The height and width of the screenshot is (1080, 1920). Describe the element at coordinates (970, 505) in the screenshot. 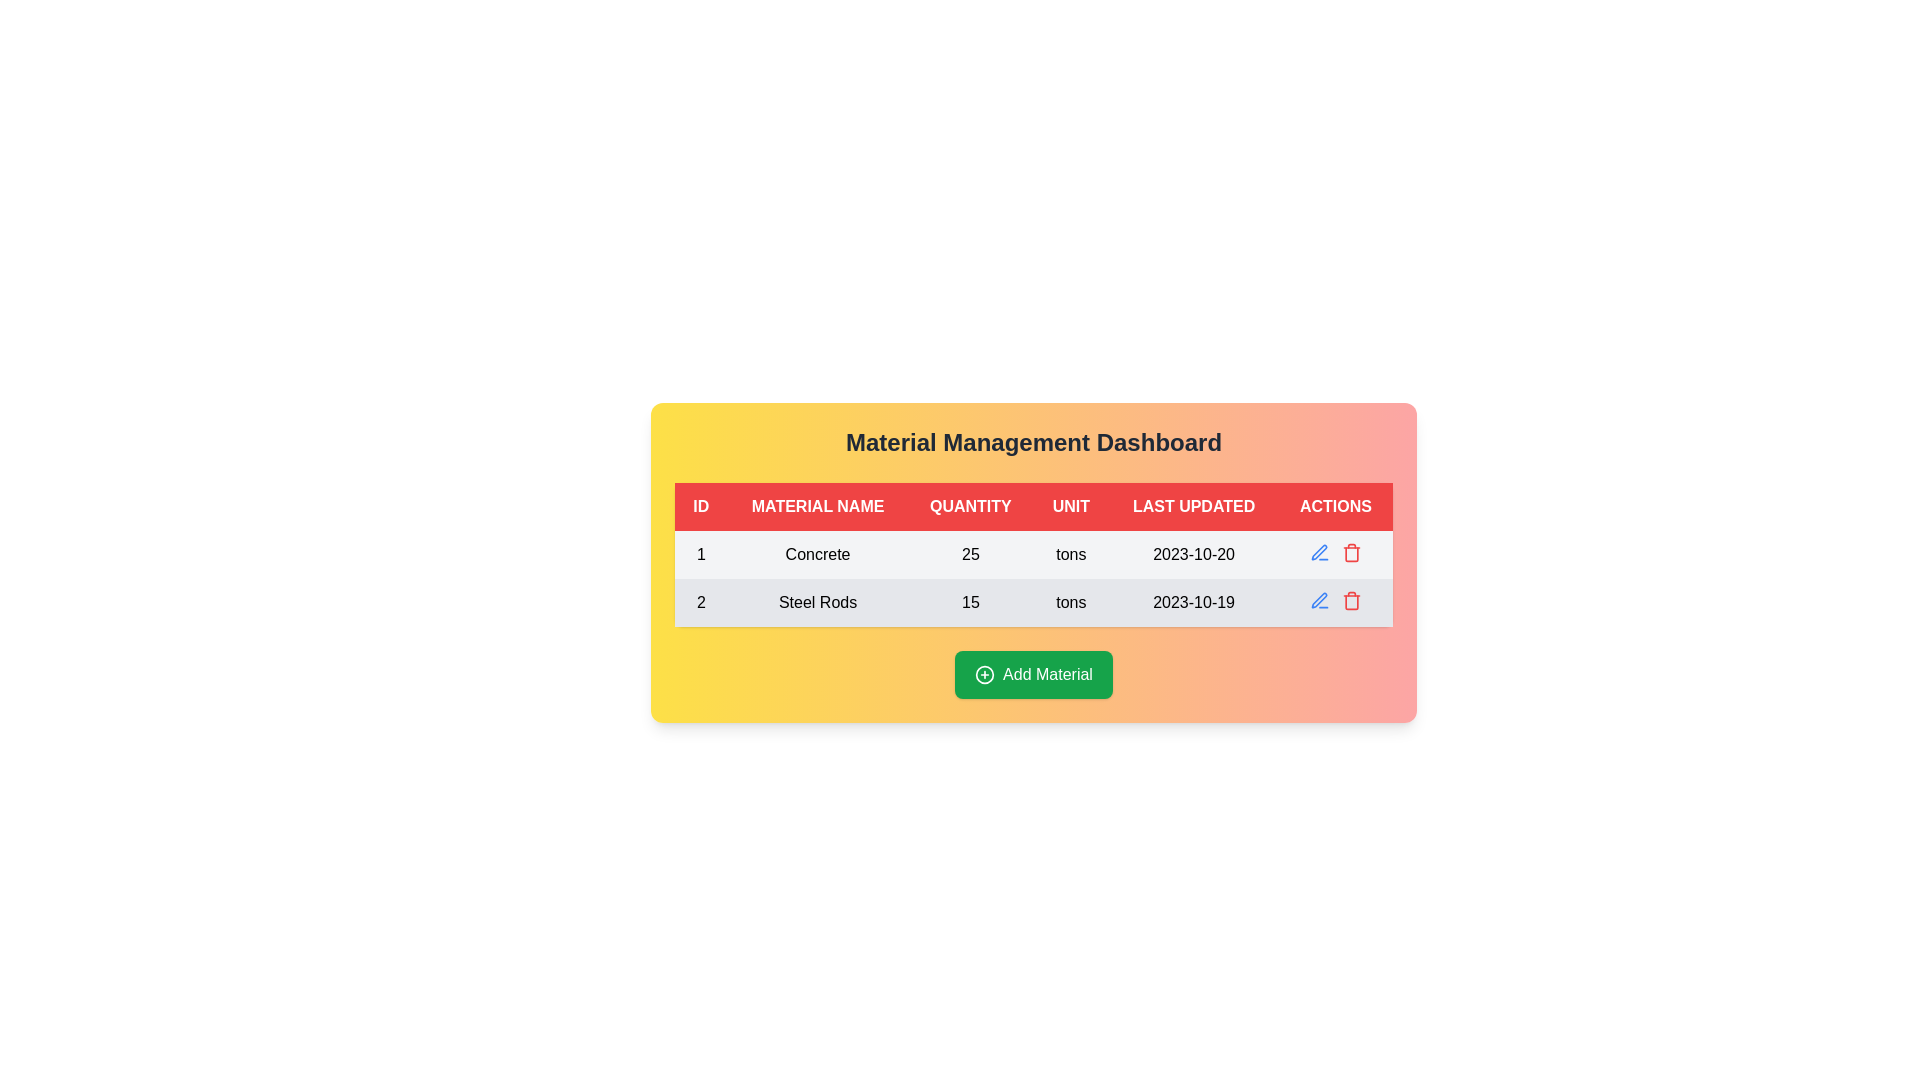

I see `the 'Quantity' header in the table, which is the third item in the header row following 'Material Name' and preceding 'Unit'` at that location.